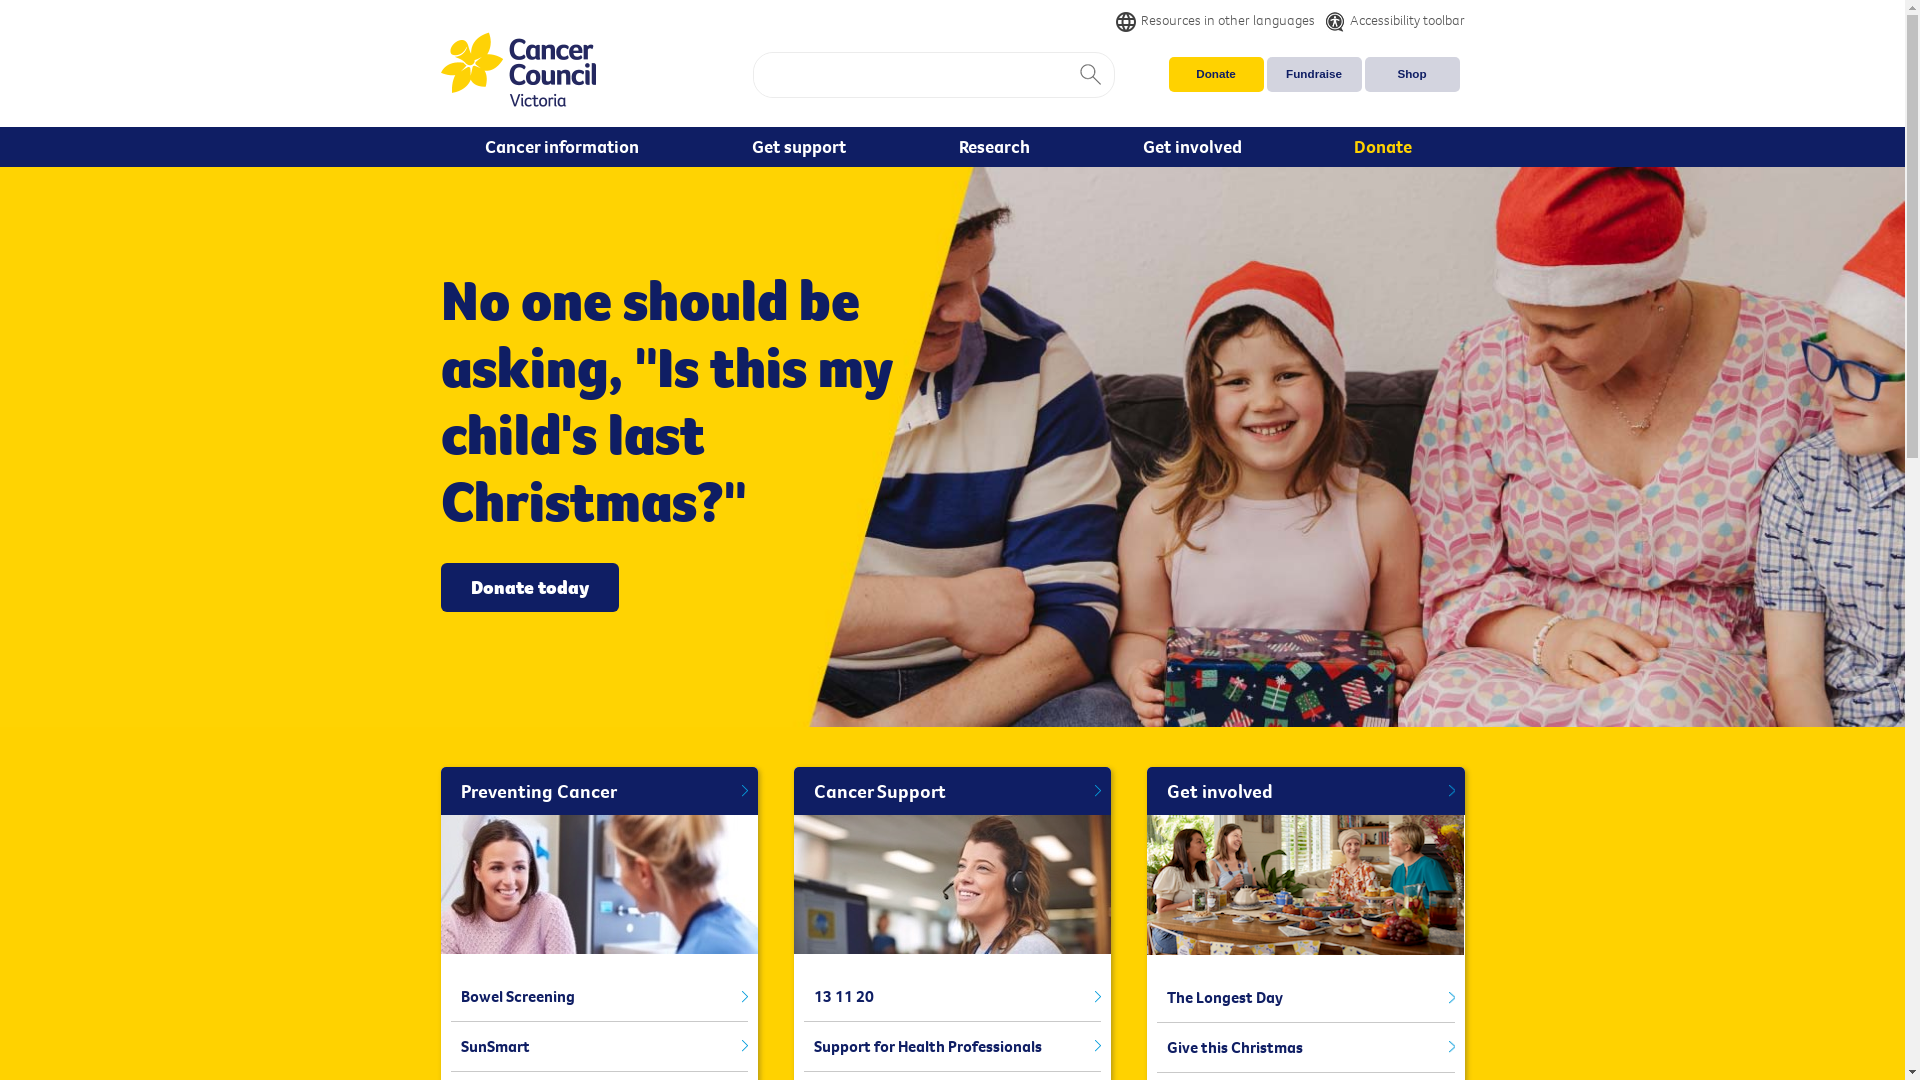 This screenshot has width=1920, height=1080. What do you see at coordinates (998, 145) in the screenshot?
I see `'Research'` at bounding box center [998, 145].